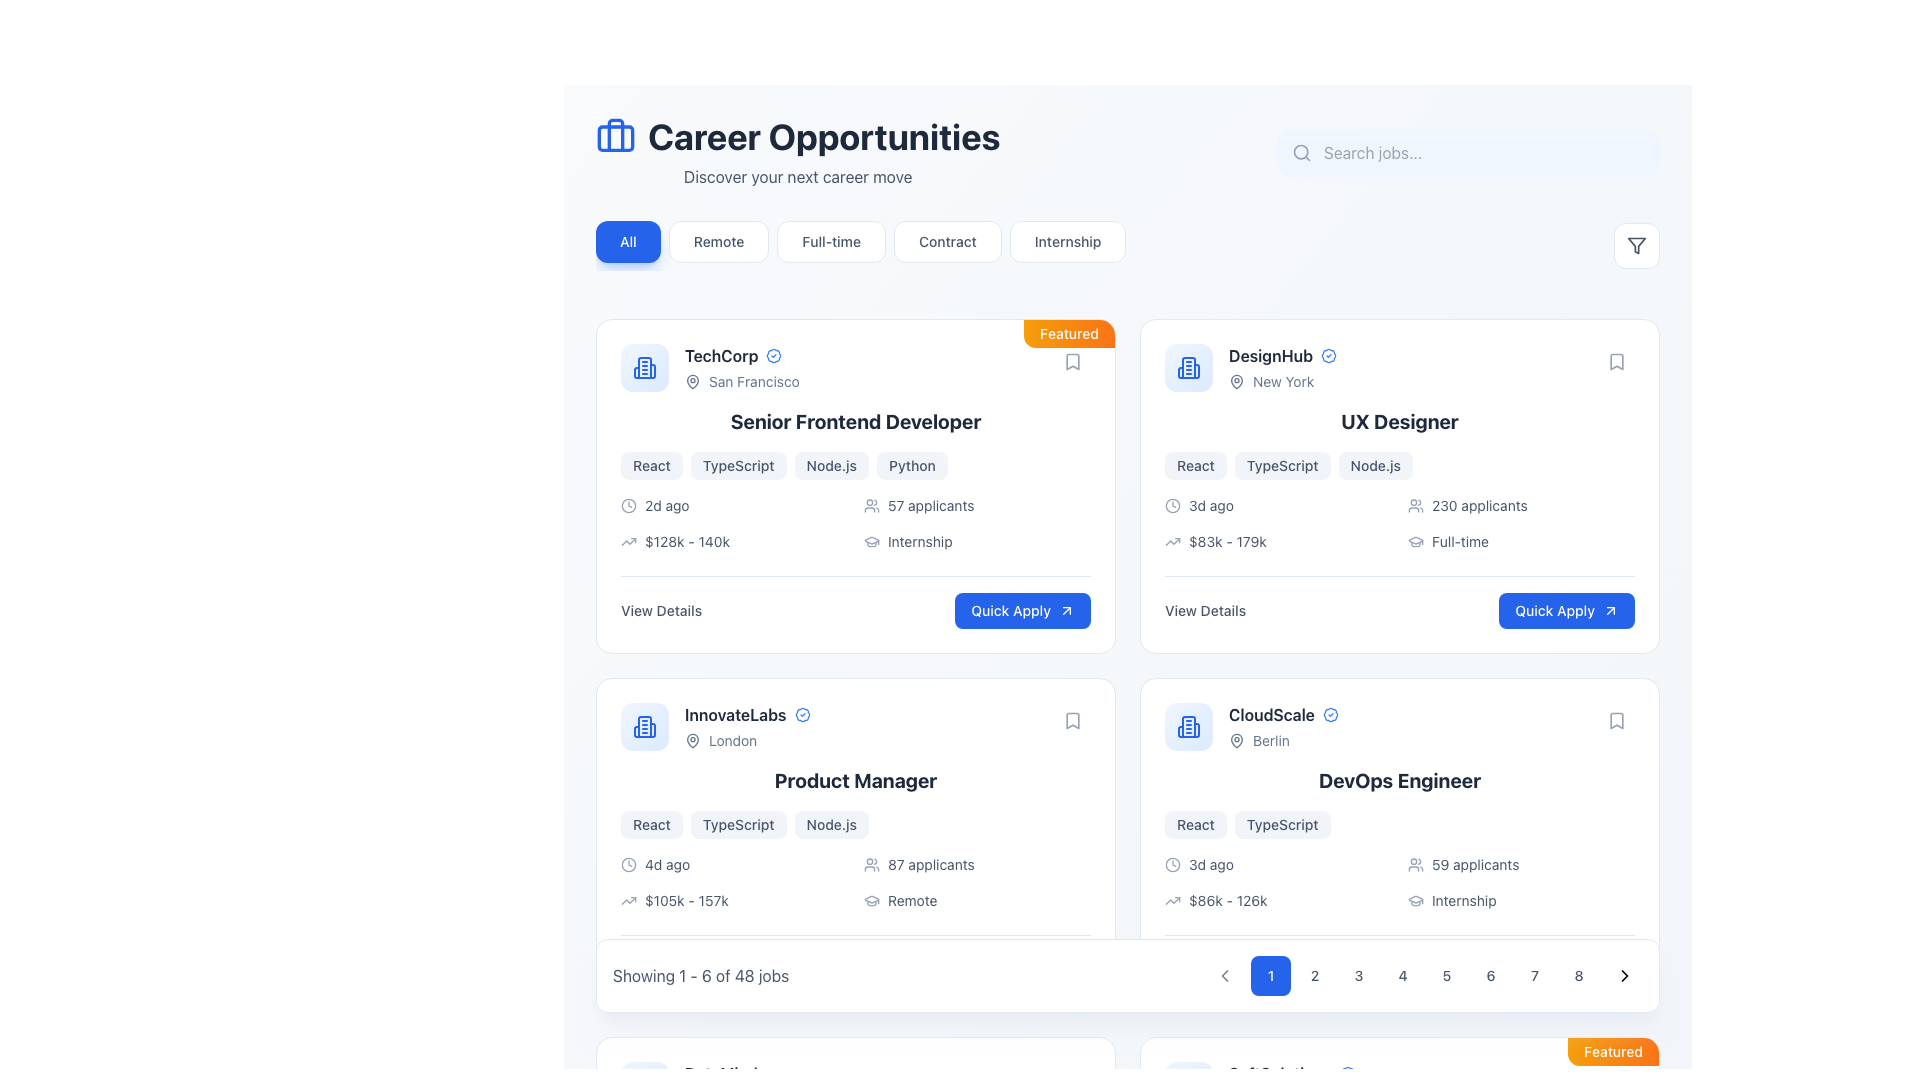 The height and width of the screenshot is (1080, 1920). I want to click on the map pin icon located to the left of the 'New York' text in the job card titled 'DesignHub' for the position 'UX Designer', so click(1236, 381).